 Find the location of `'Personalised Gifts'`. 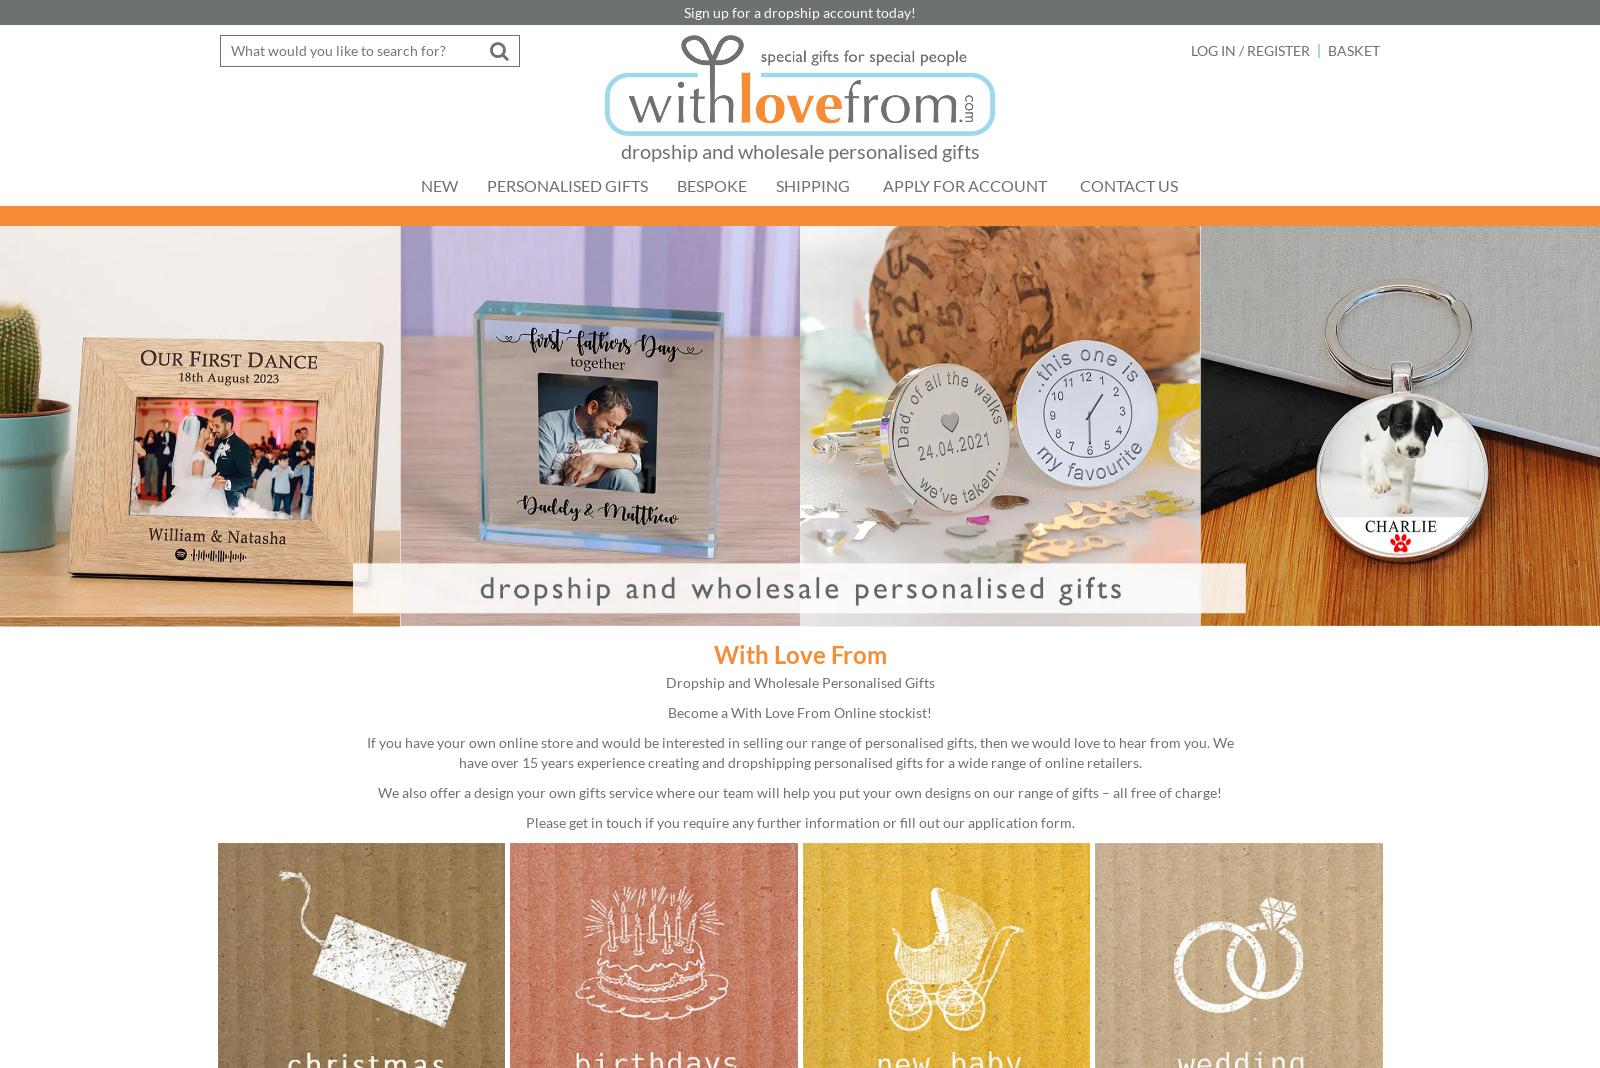

'Personalised Gifts' is located at coordinates (566, 185).